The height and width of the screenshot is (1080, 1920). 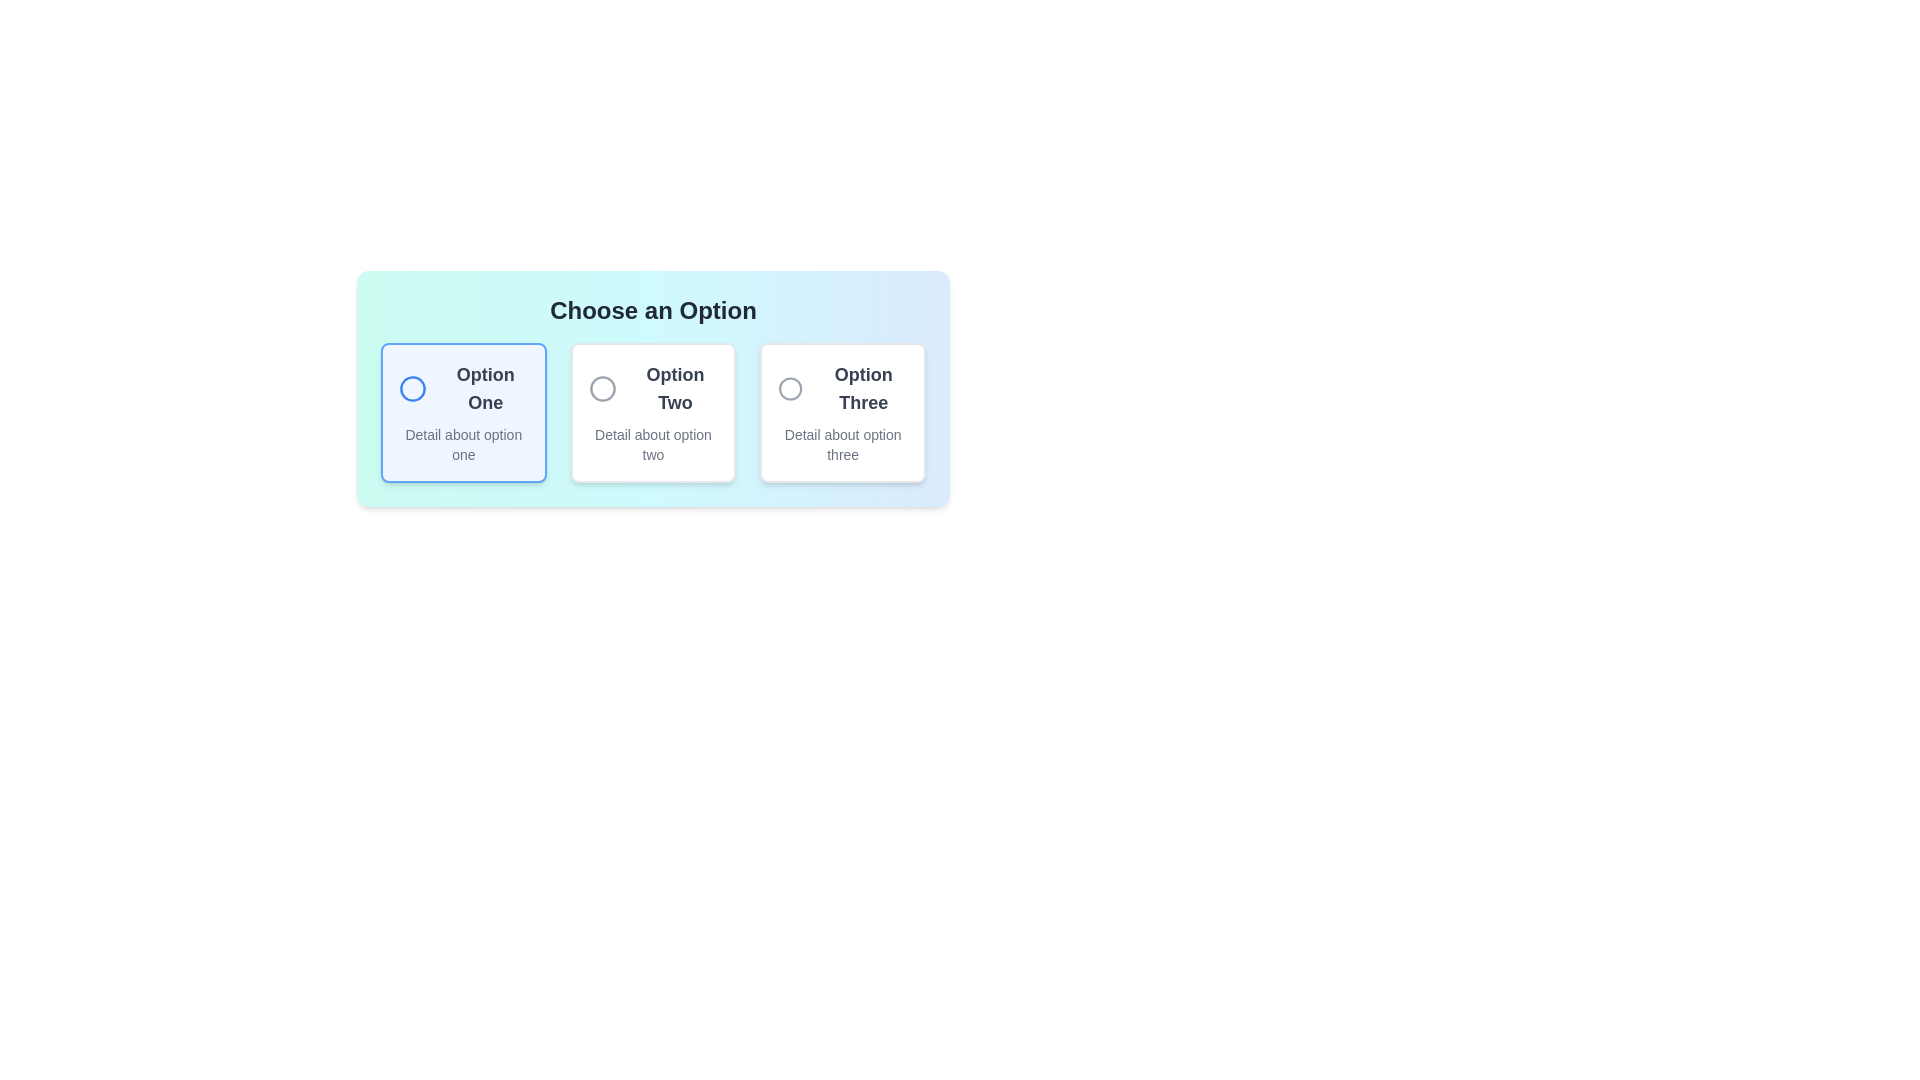 I want to click on the circular icon with a blue outline located inside the card labeled 'Option One', which is the first card in a horizontal set of three cards, so click(x=411, y=389).